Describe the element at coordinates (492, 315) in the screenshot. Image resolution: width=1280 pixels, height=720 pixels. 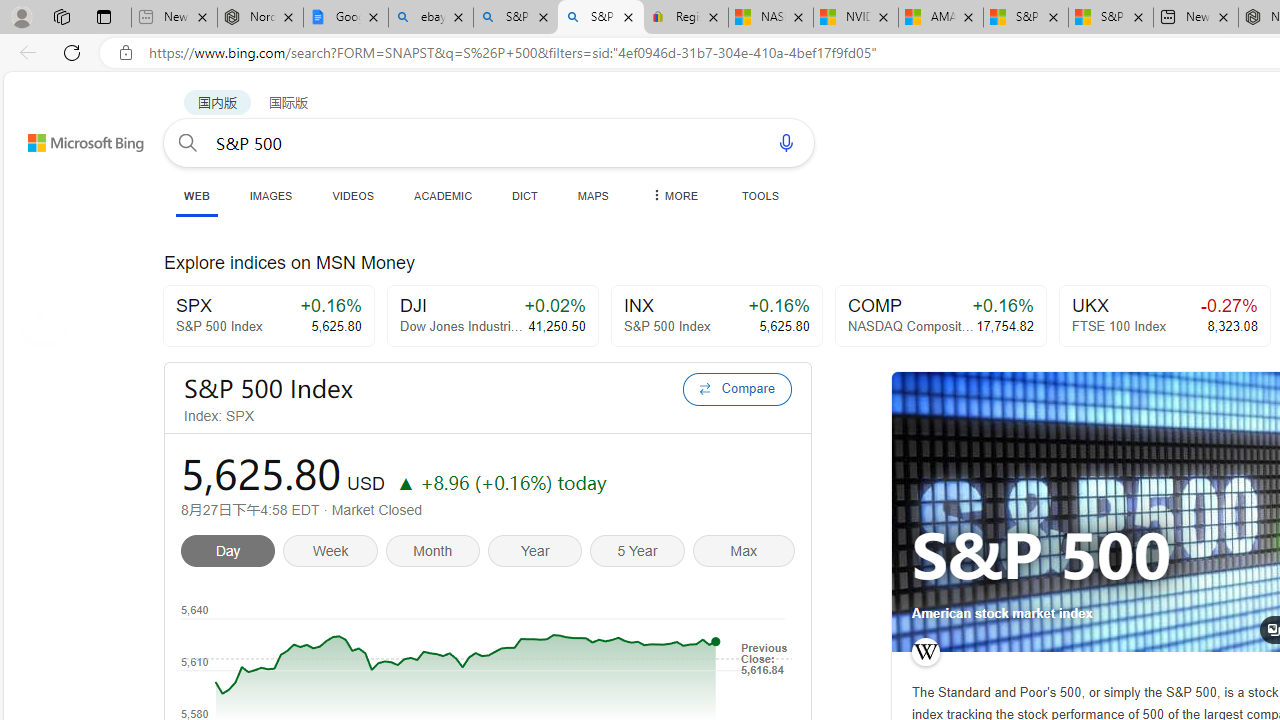
I see `'DJI +0.02% Dow Jones Industrial Average Index 41,250.50'` at that location.